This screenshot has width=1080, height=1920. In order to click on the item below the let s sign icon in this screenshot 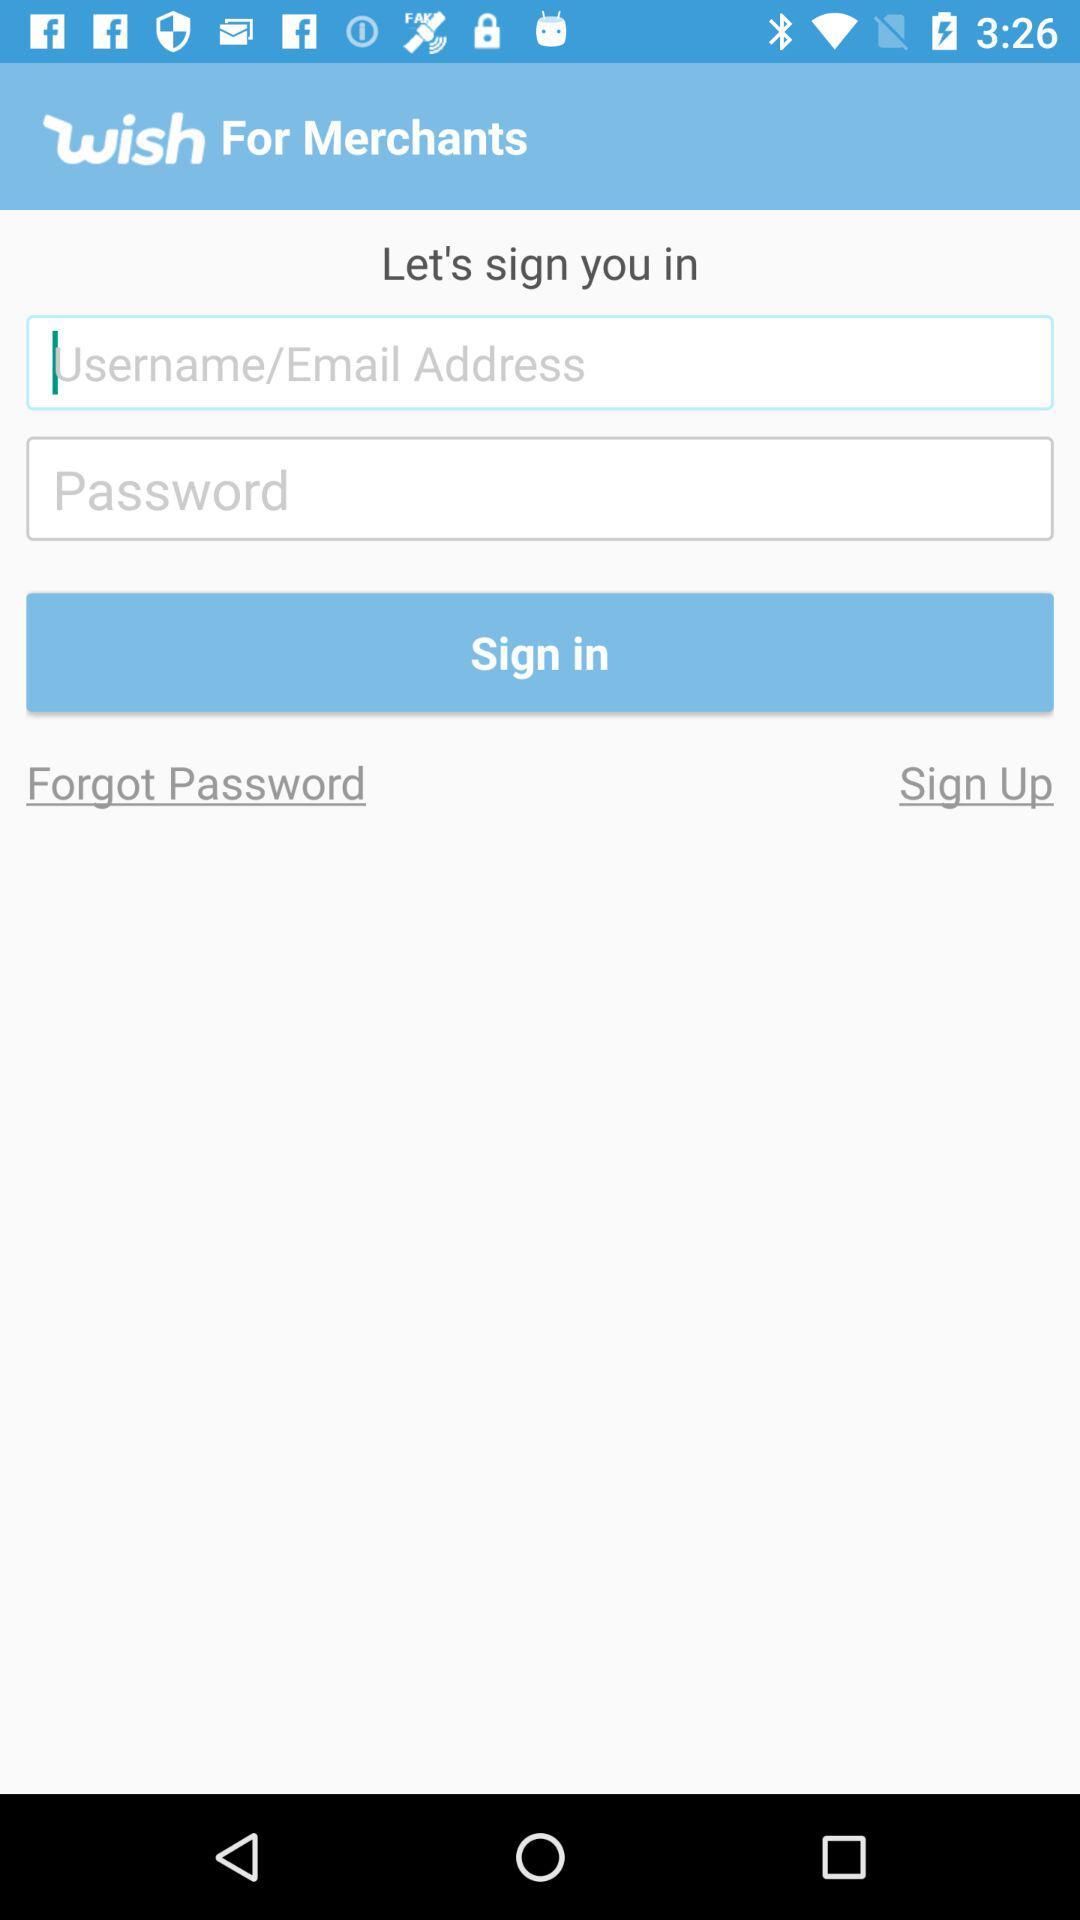, I will do `click(540, 362)`.